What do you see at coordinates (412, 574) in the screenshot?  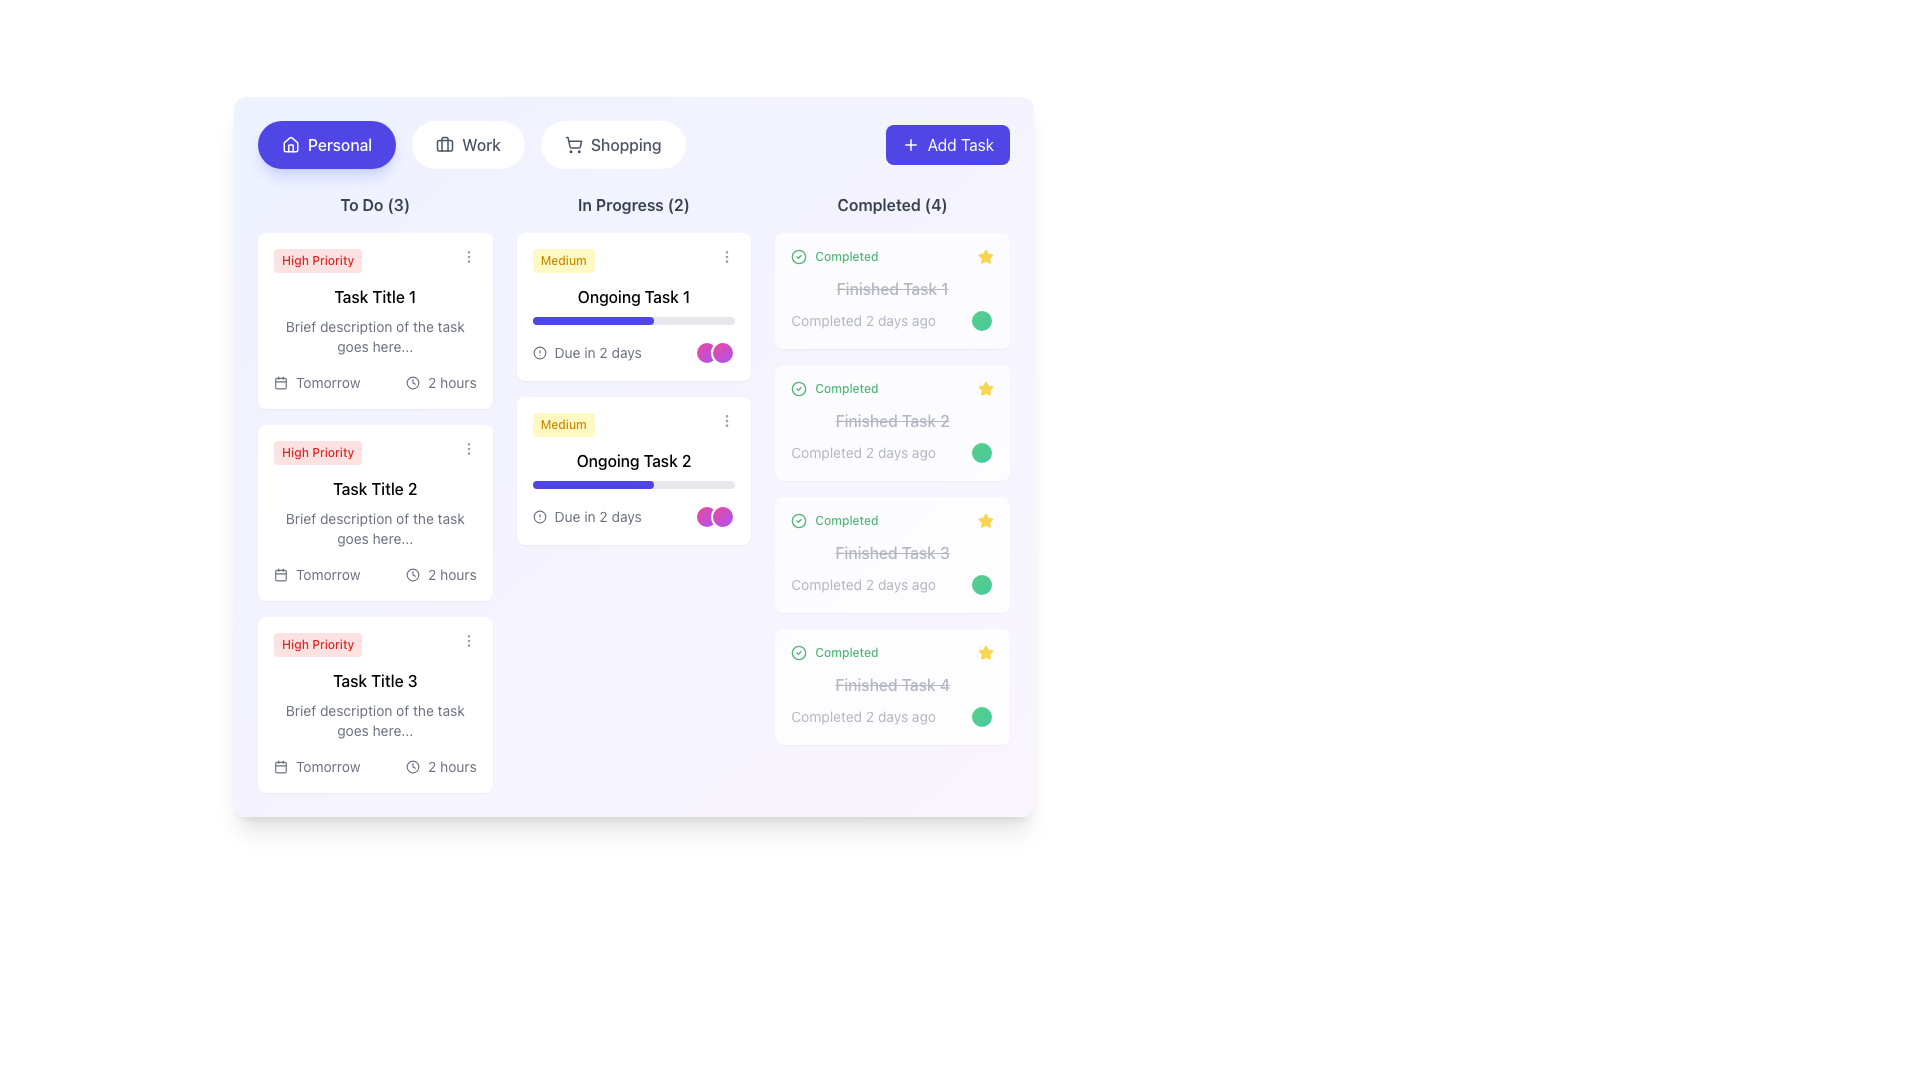 I see `the circular graphical element representing a clock within the upper-right region of the 'Task' card component` at bounding box center [412, 574].